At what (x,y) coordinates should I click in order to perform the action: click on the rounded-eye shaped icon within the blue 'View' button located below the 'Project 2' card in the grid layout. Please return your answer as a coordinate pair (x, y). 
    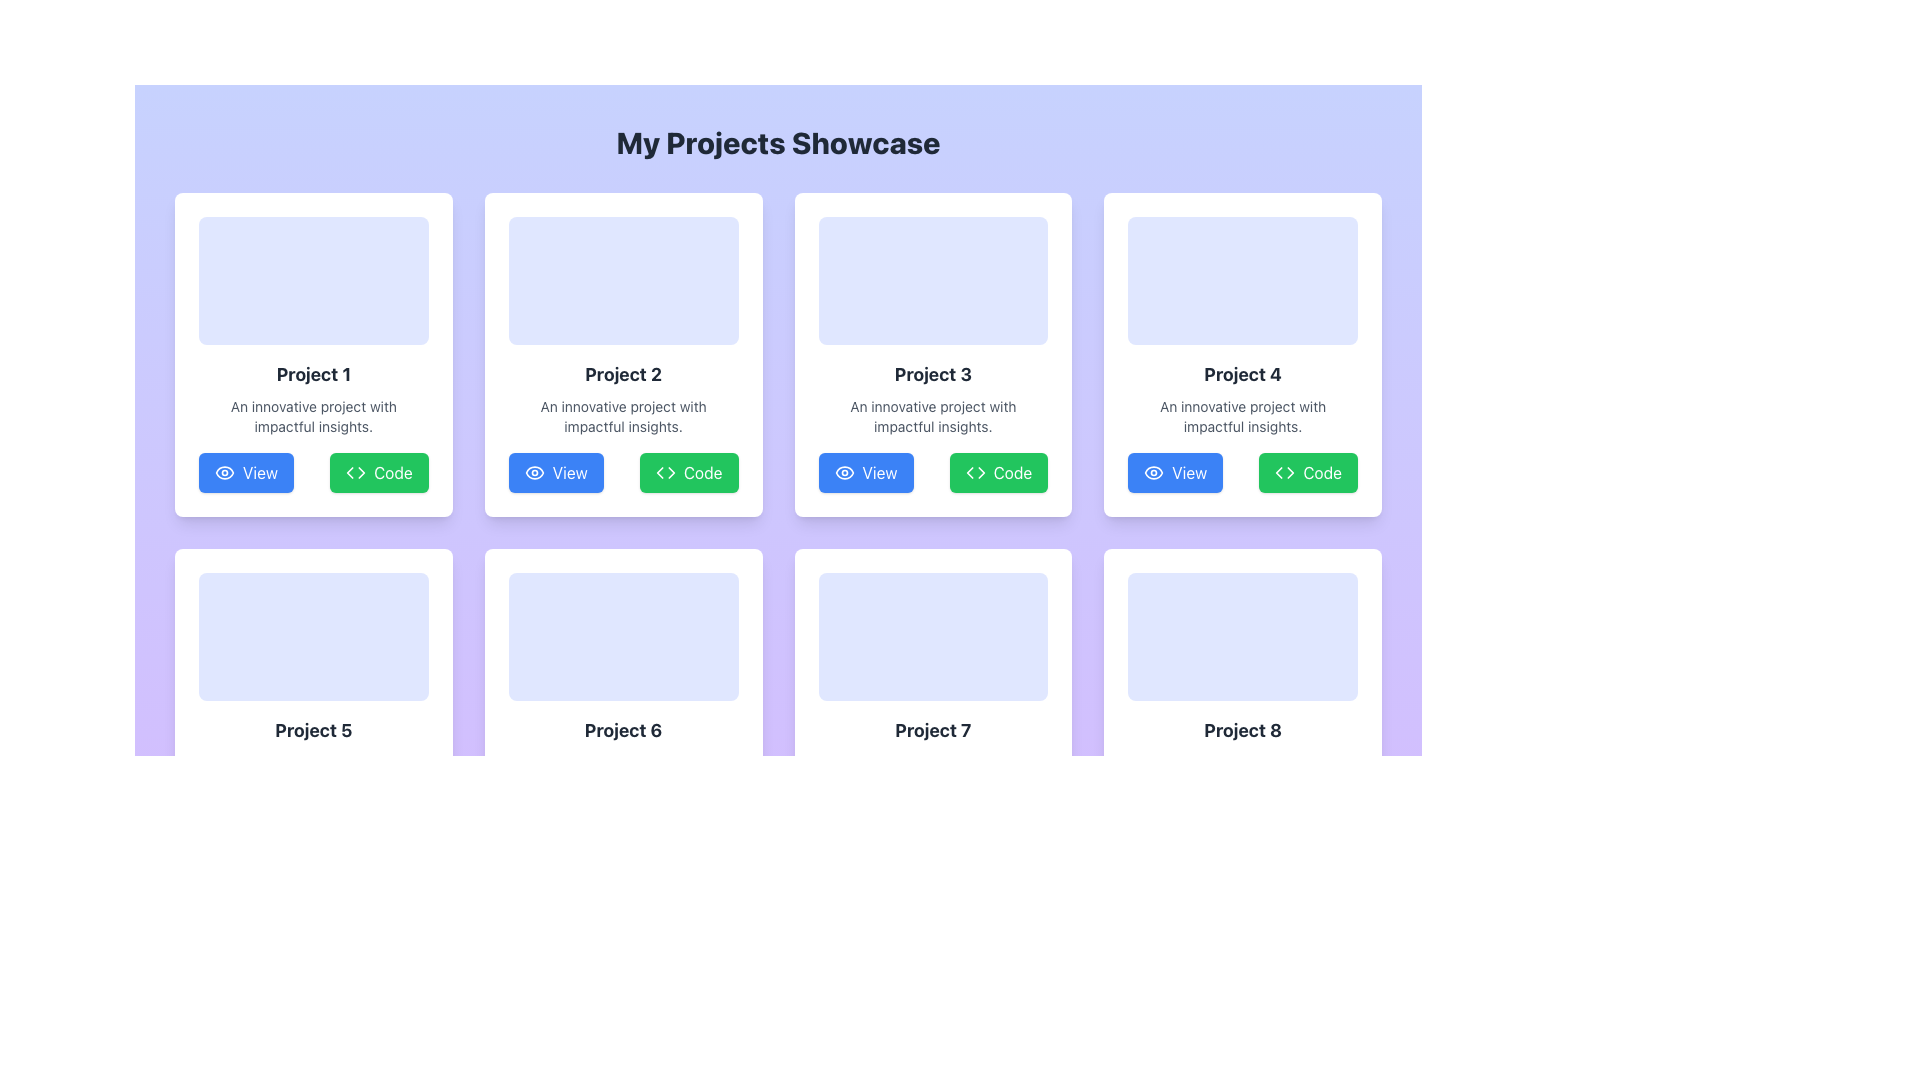
    Looking at the image, I should click on (534, 473).